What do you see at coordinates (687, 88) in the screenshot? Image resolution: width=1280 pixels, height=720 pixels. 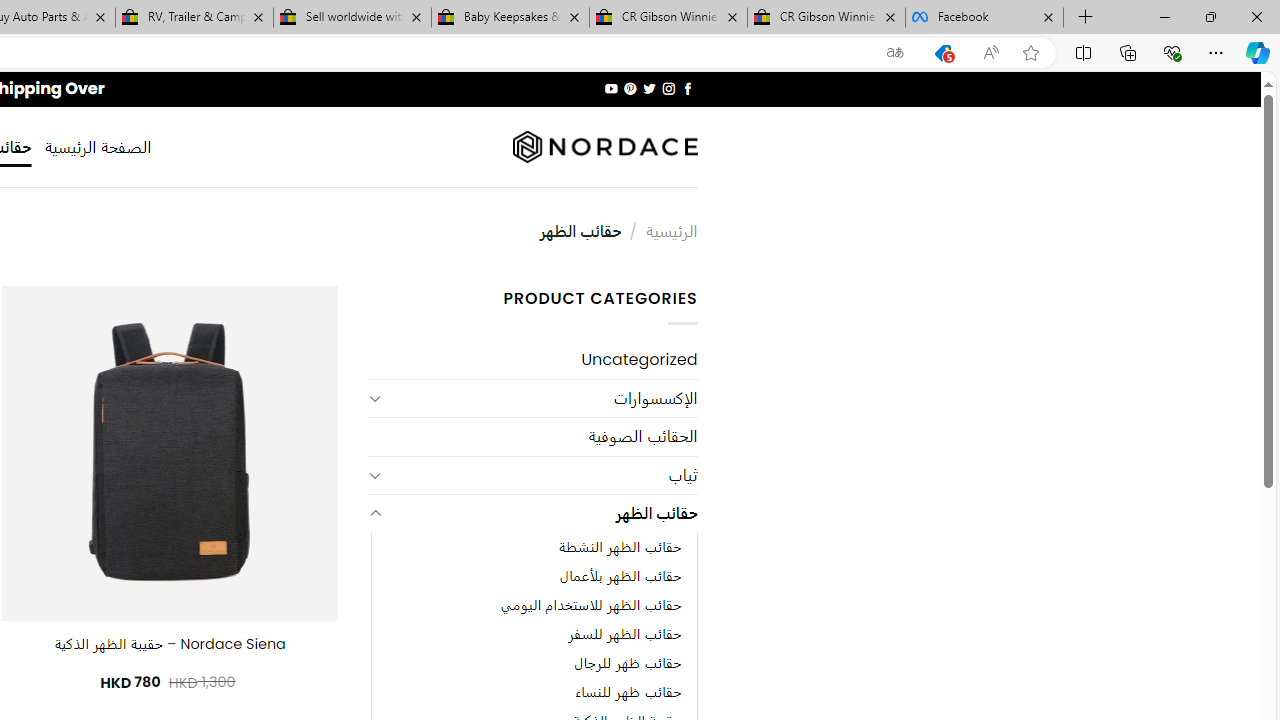 I see `'Follow on Facebook'` at bounding box center [687, 88].